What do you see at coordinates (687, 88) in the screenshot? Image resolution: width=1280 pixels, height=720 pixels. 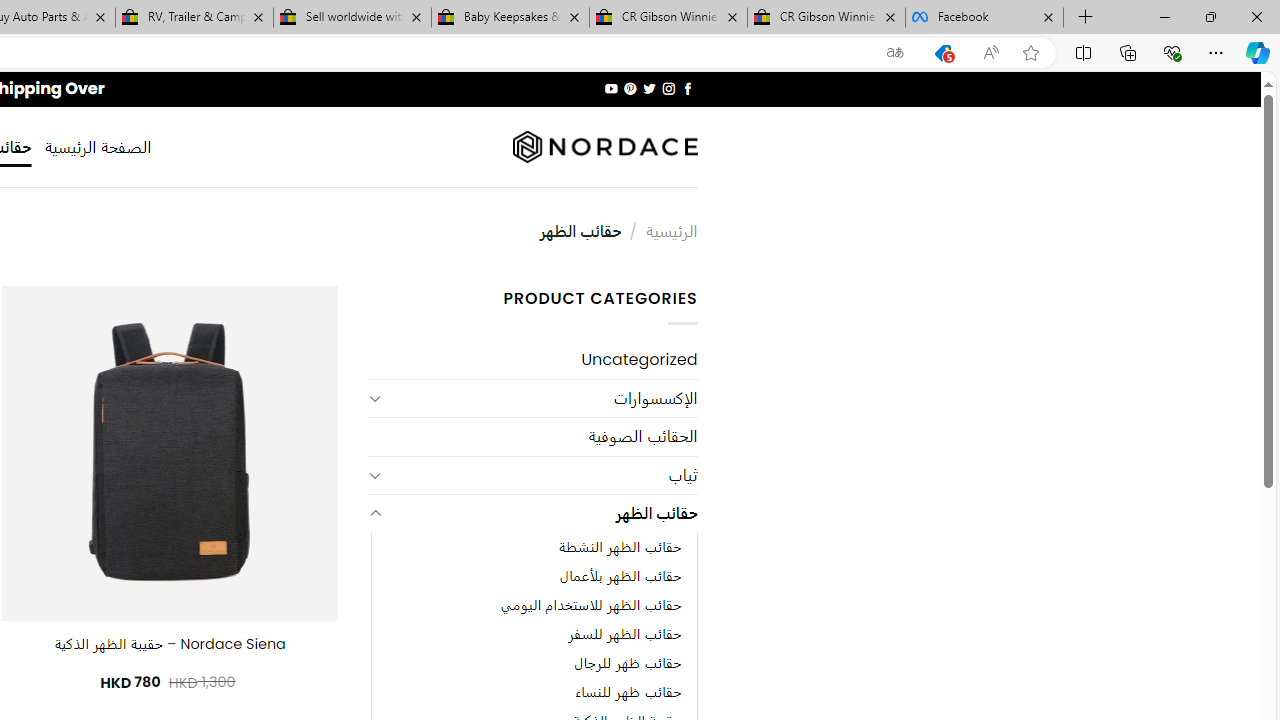 I see `'Follow on Facebook'` at bounding box center [687, 88].